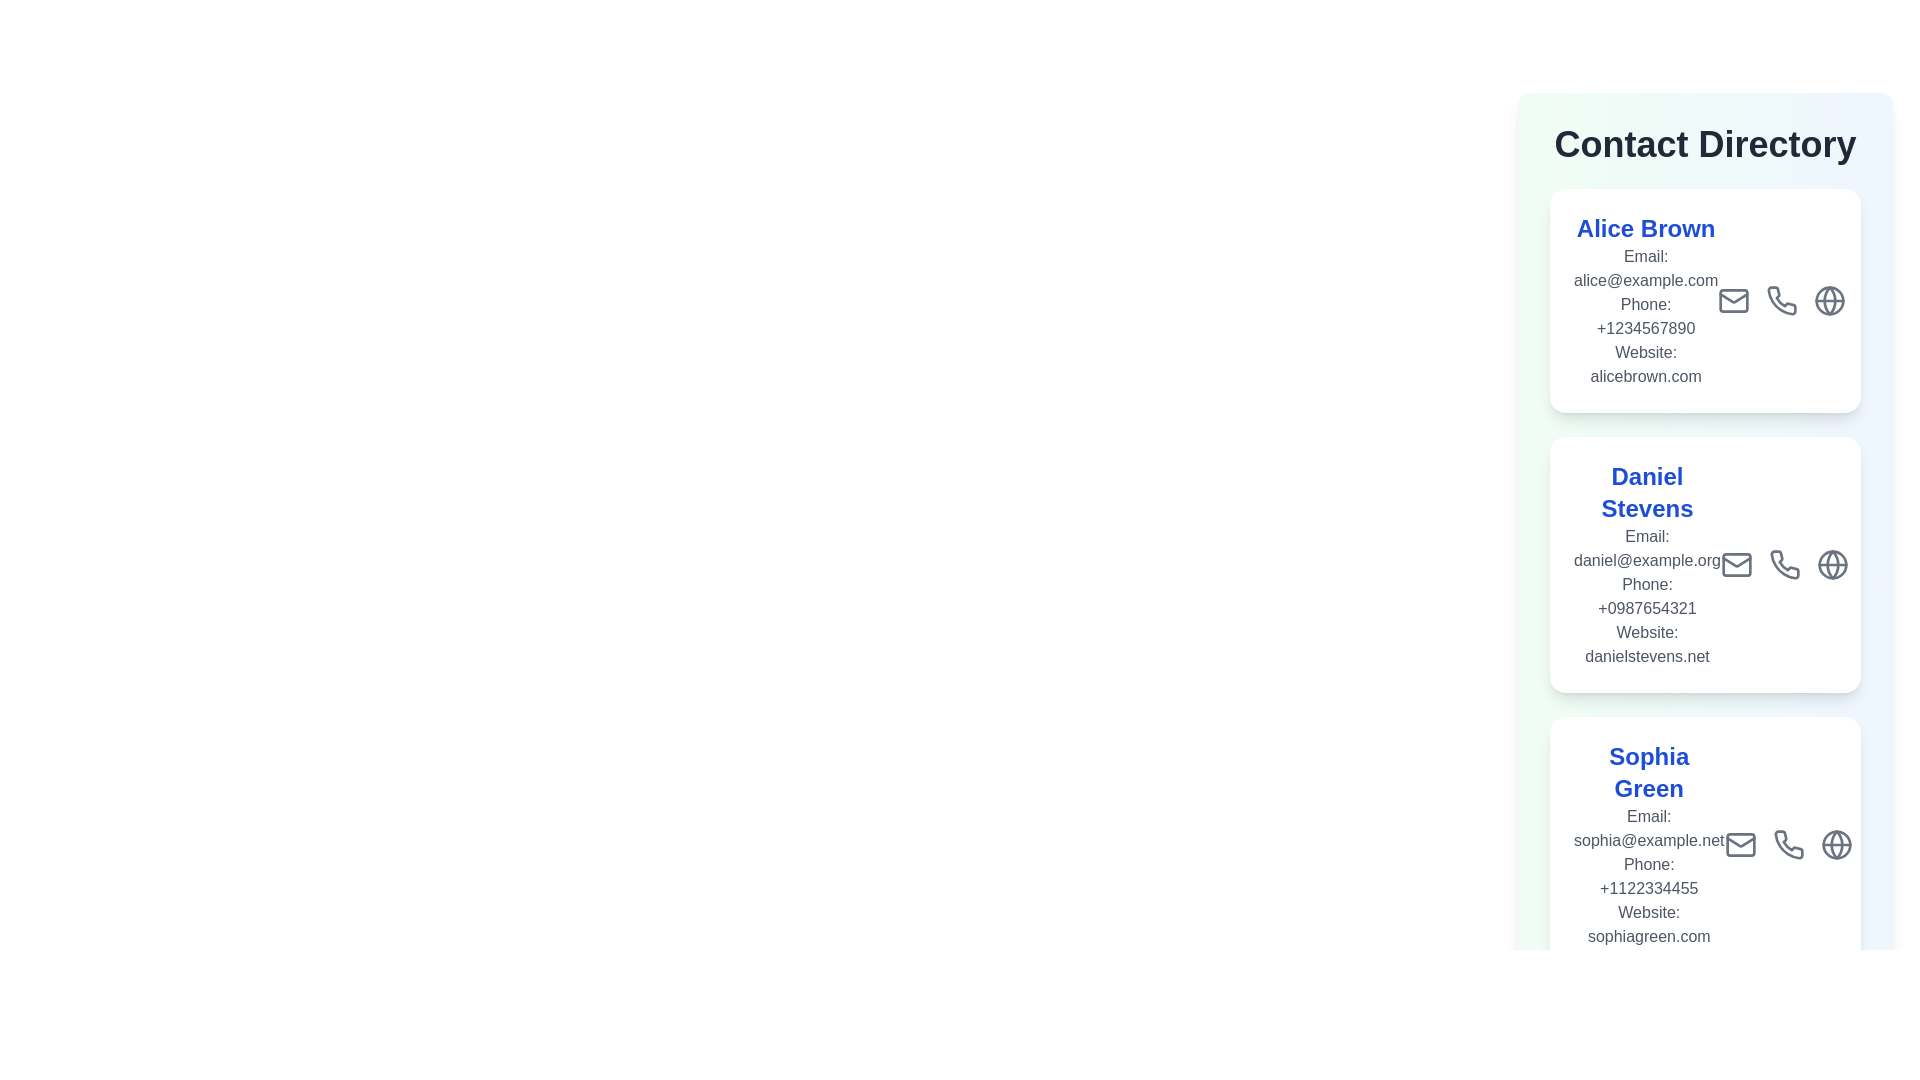 Image resolution: width=1920 pixels, height=1080 pixels. I want to click on the text element corresponding to Daniel Stevens, so click(1646, 493).